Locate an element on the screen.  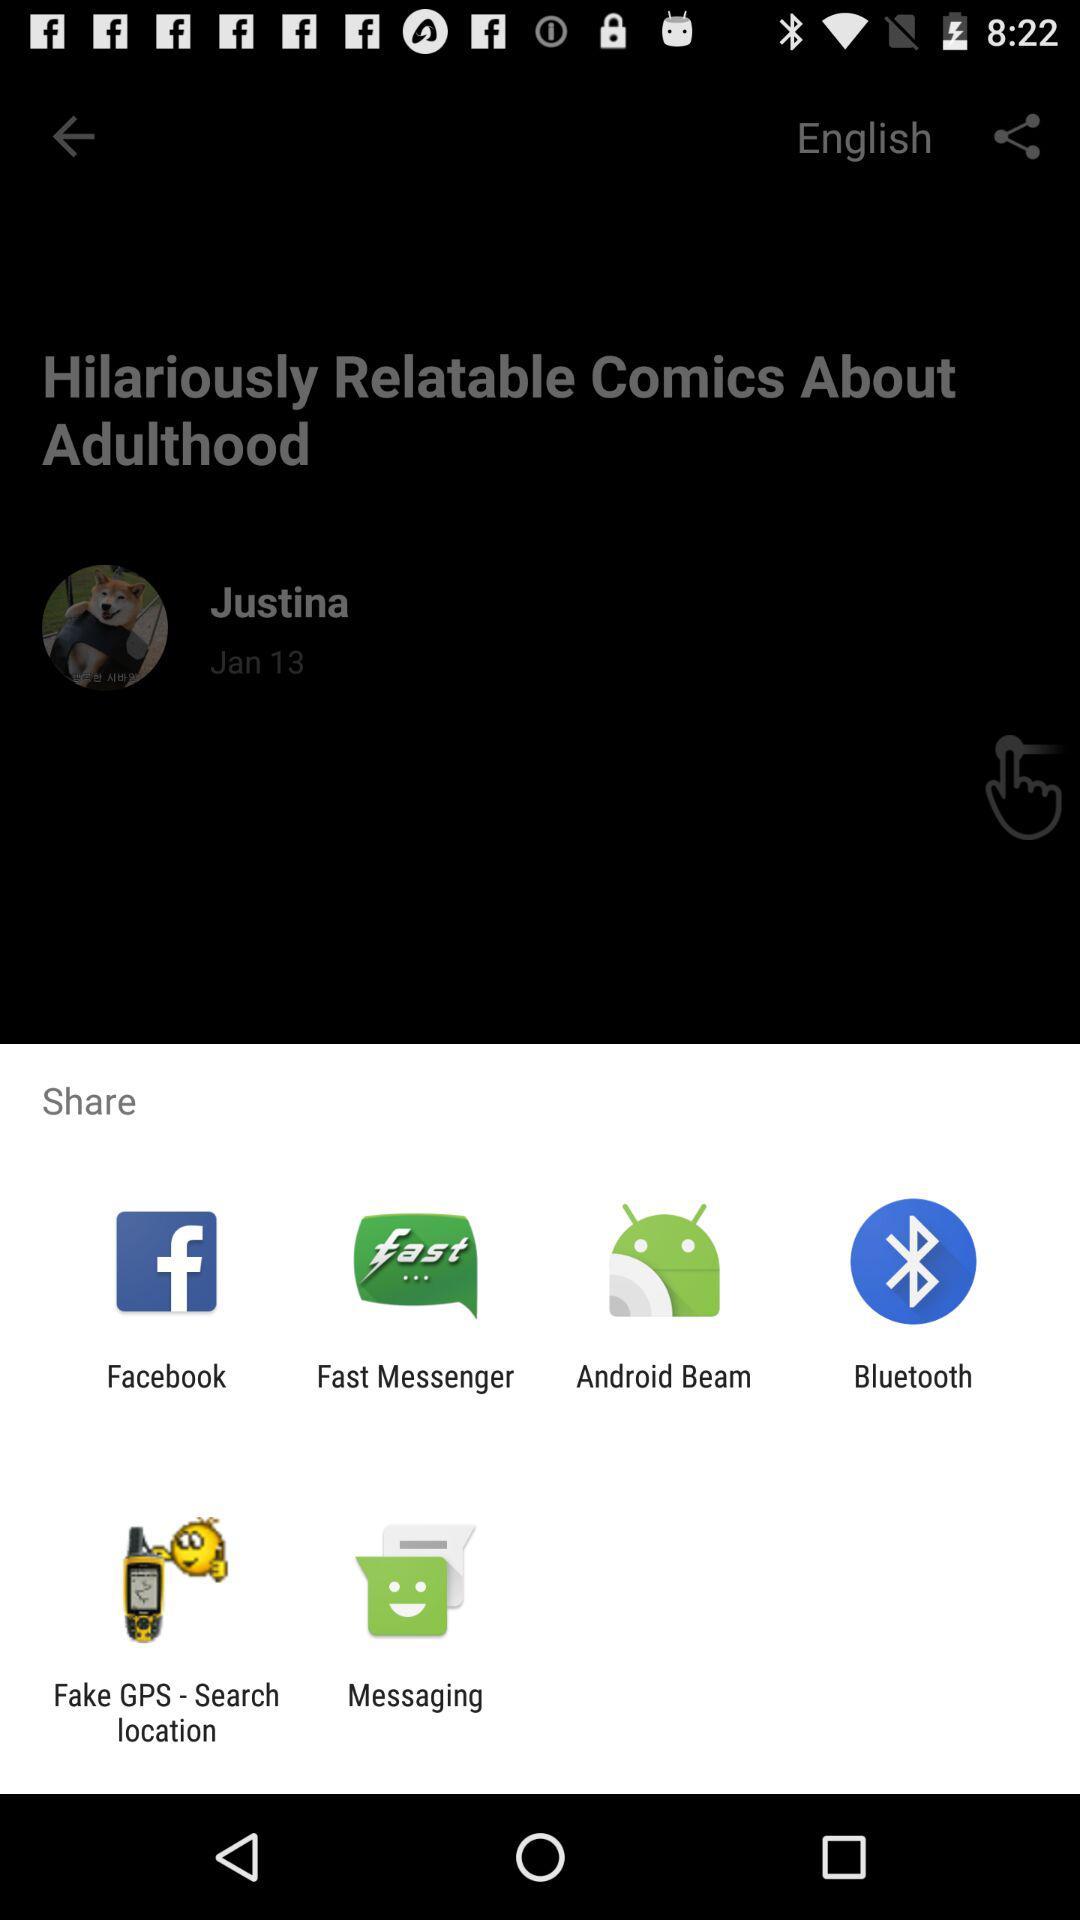
fake gps search app is located at coordinates (165, 1711).